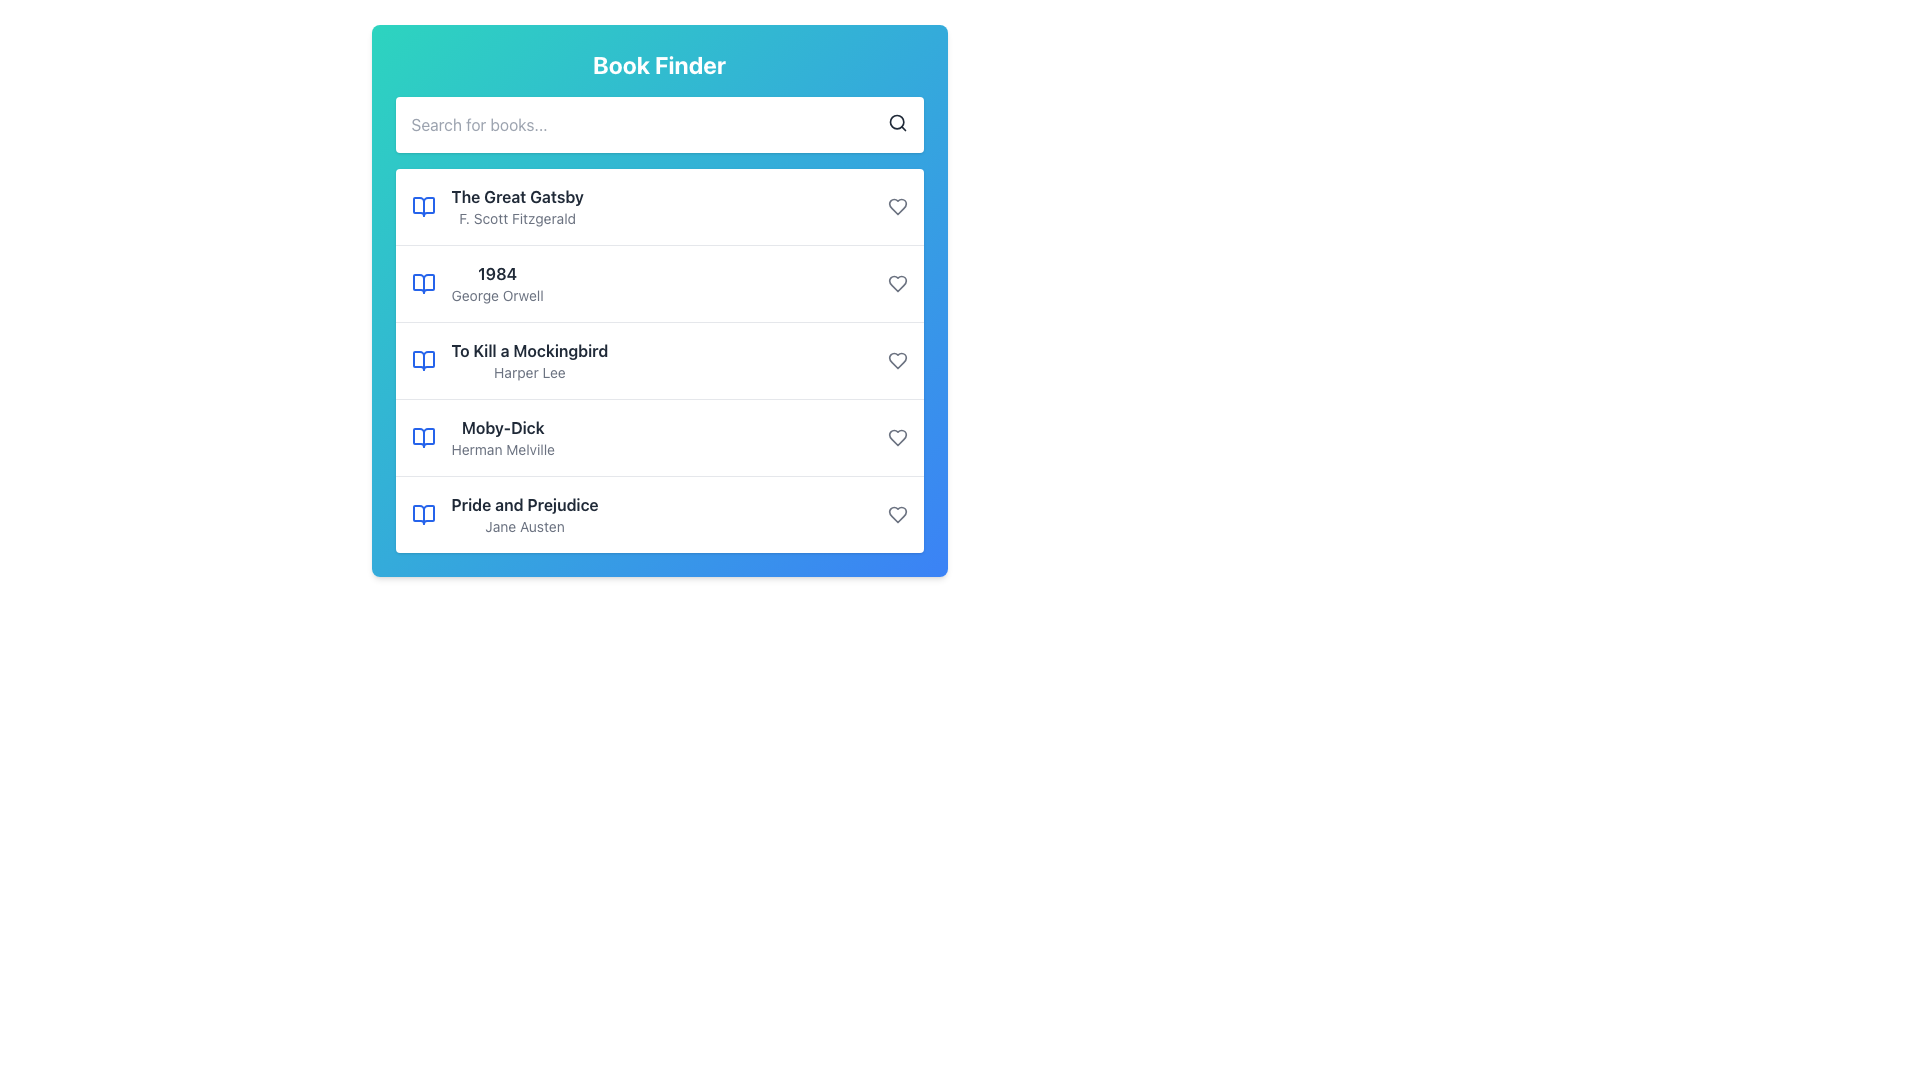  Describe the element at coordinates (497, 284) in the screenshot. I see `the text label displaying '1984' by George Orwell, which is positioned between 'The Great Gatsby' and 'To Kill a Mockingbird' in a vertical list of book entries` at that location.